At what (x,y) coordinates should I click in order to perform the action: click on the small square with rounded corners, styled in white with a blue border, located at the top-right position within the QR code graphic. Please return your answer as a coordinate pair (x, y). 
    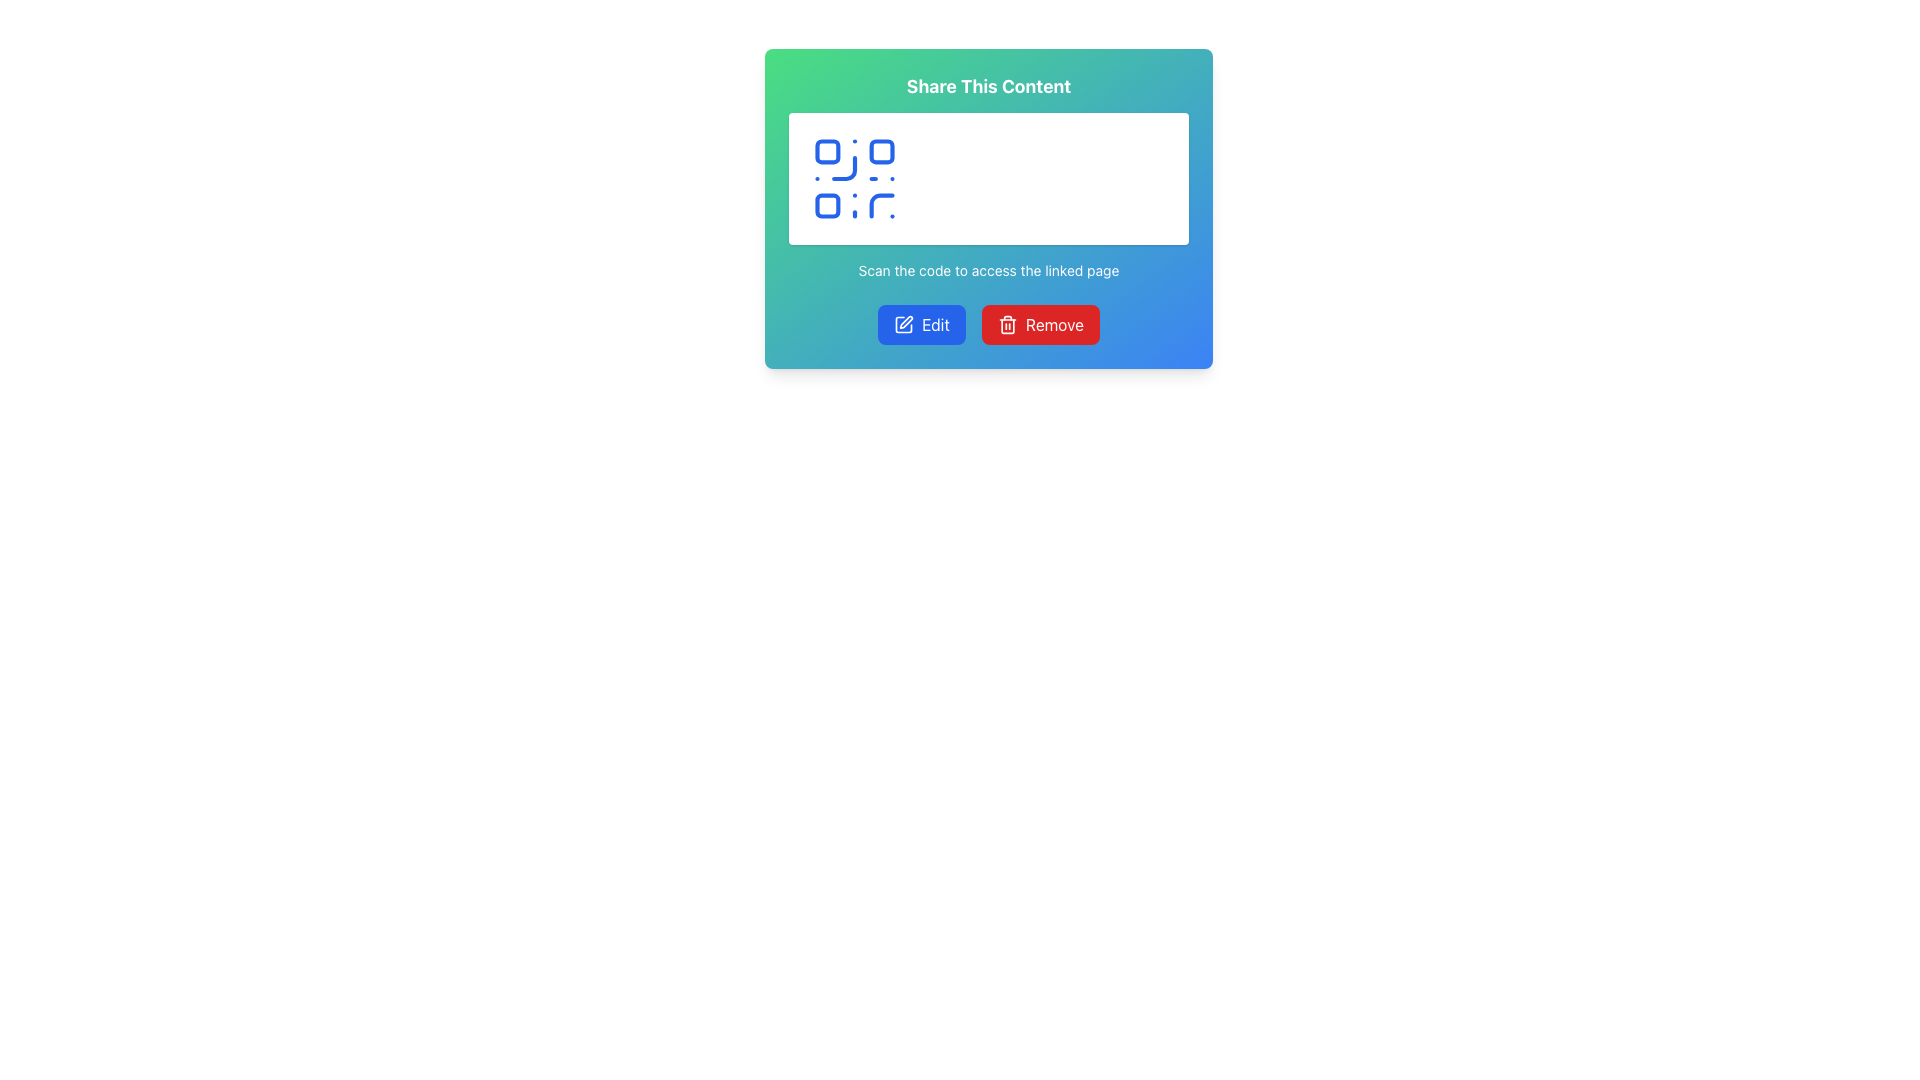
    Looking at the image, I should click on (881, 150).